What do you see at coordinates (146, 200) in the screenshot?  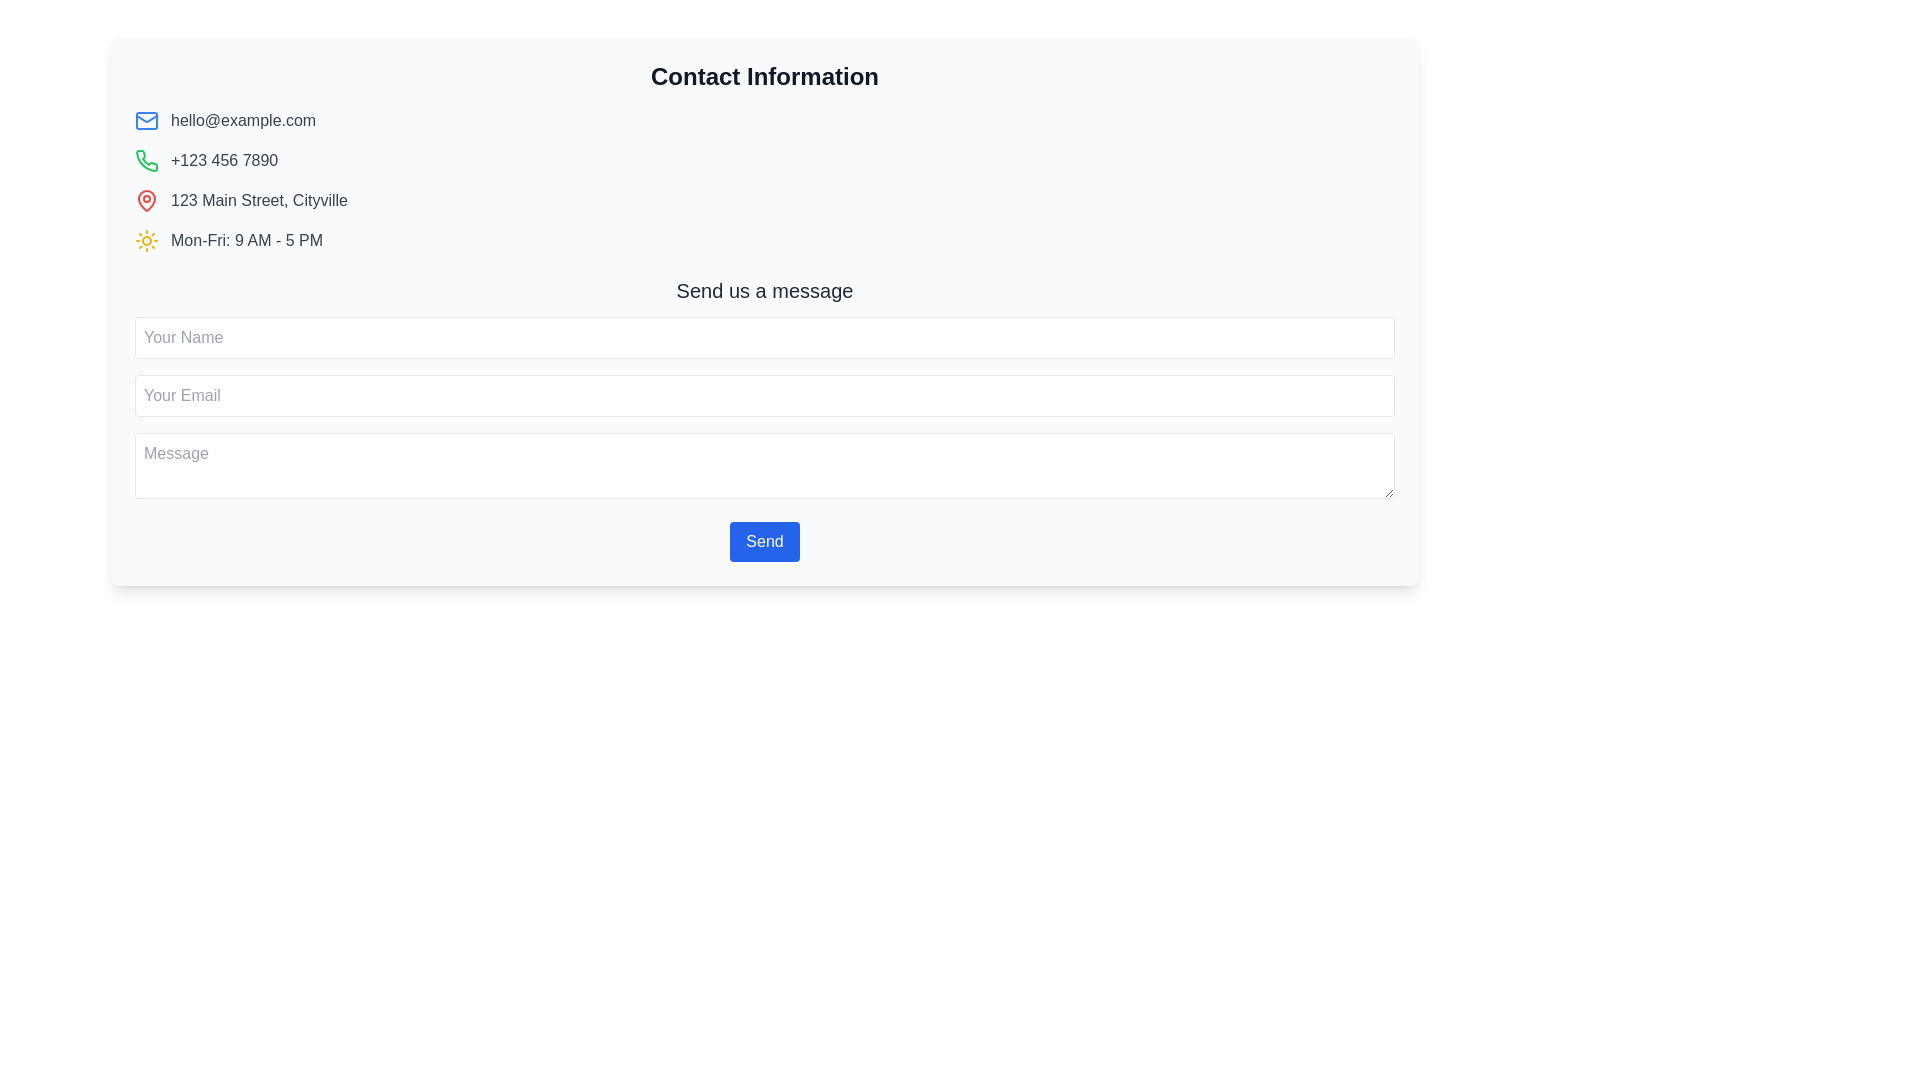 I see `the red map pin icon located next to the address '123 Main Street, Cityville' in the third row of the contact information section` at bounding box center [146, 200].